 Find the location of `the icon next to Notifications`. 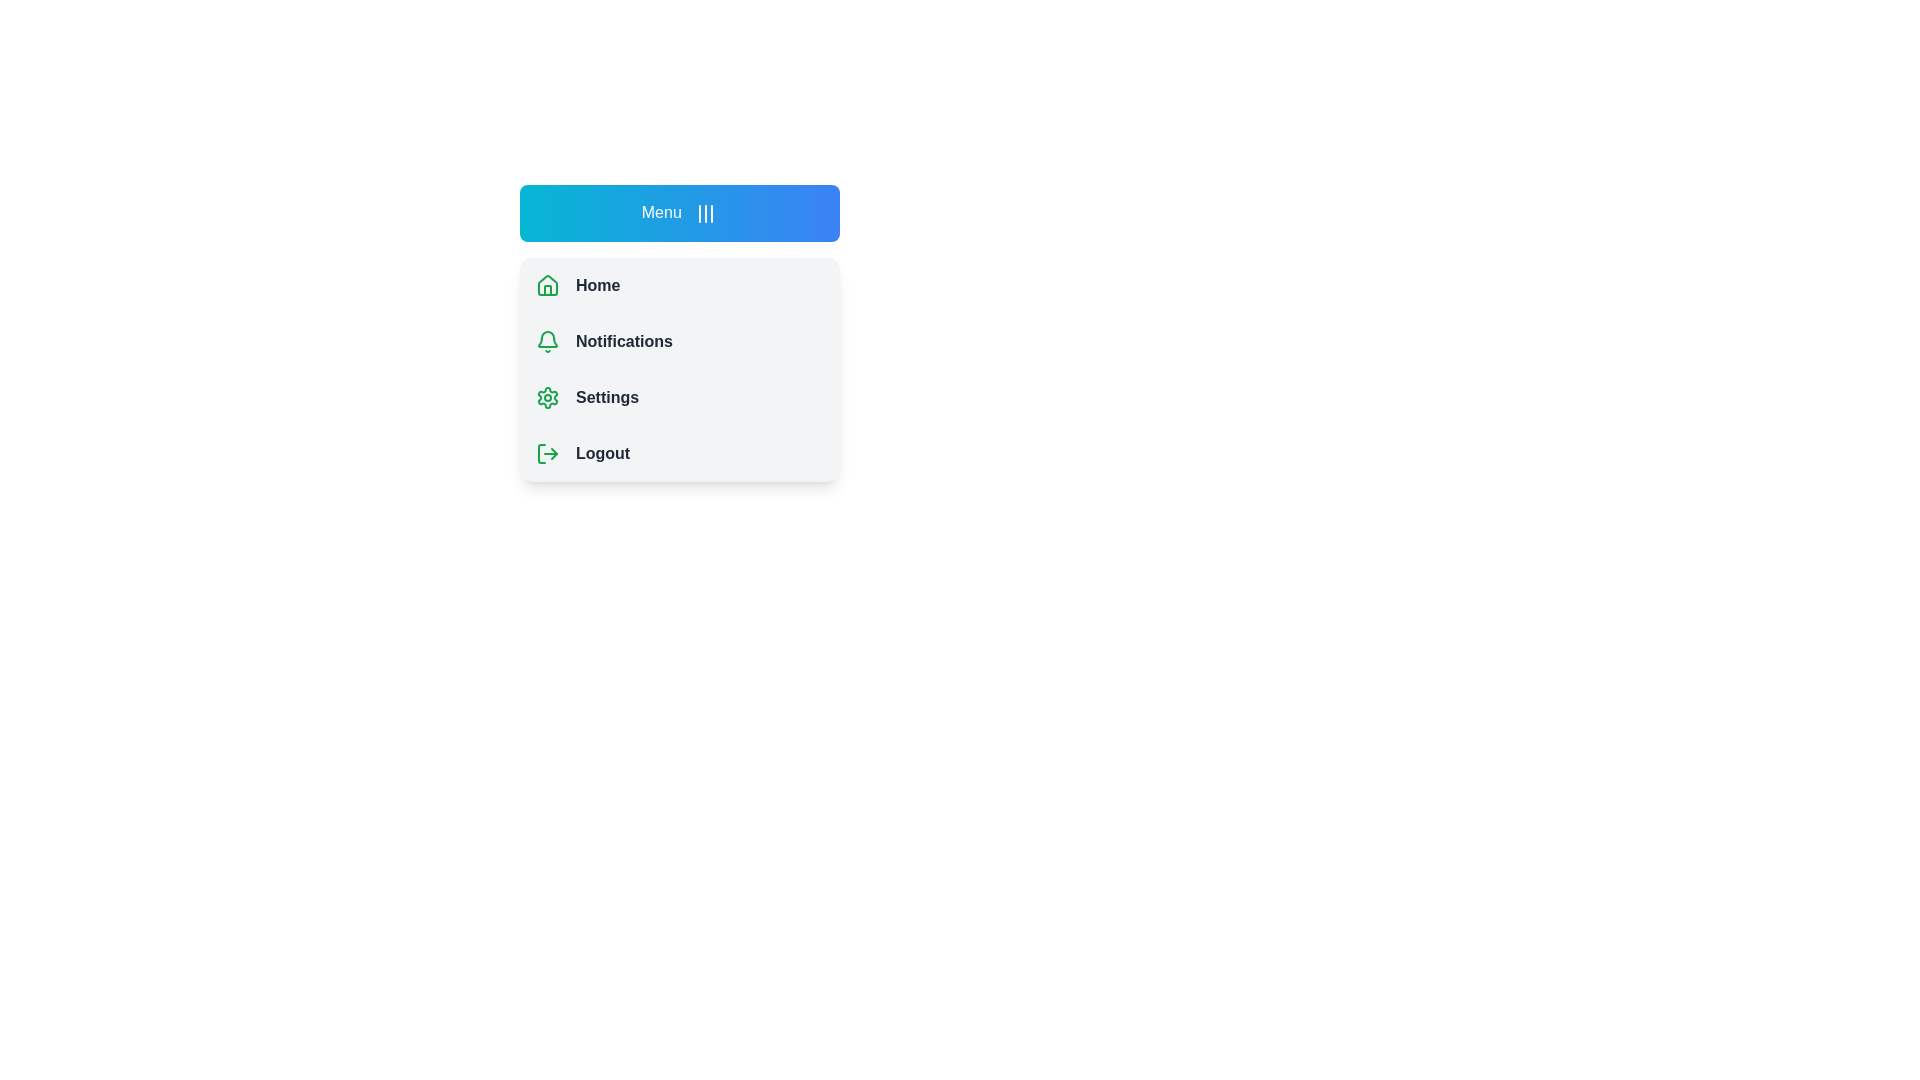

the icon next to Notifications is located at coordinates (547, 340).